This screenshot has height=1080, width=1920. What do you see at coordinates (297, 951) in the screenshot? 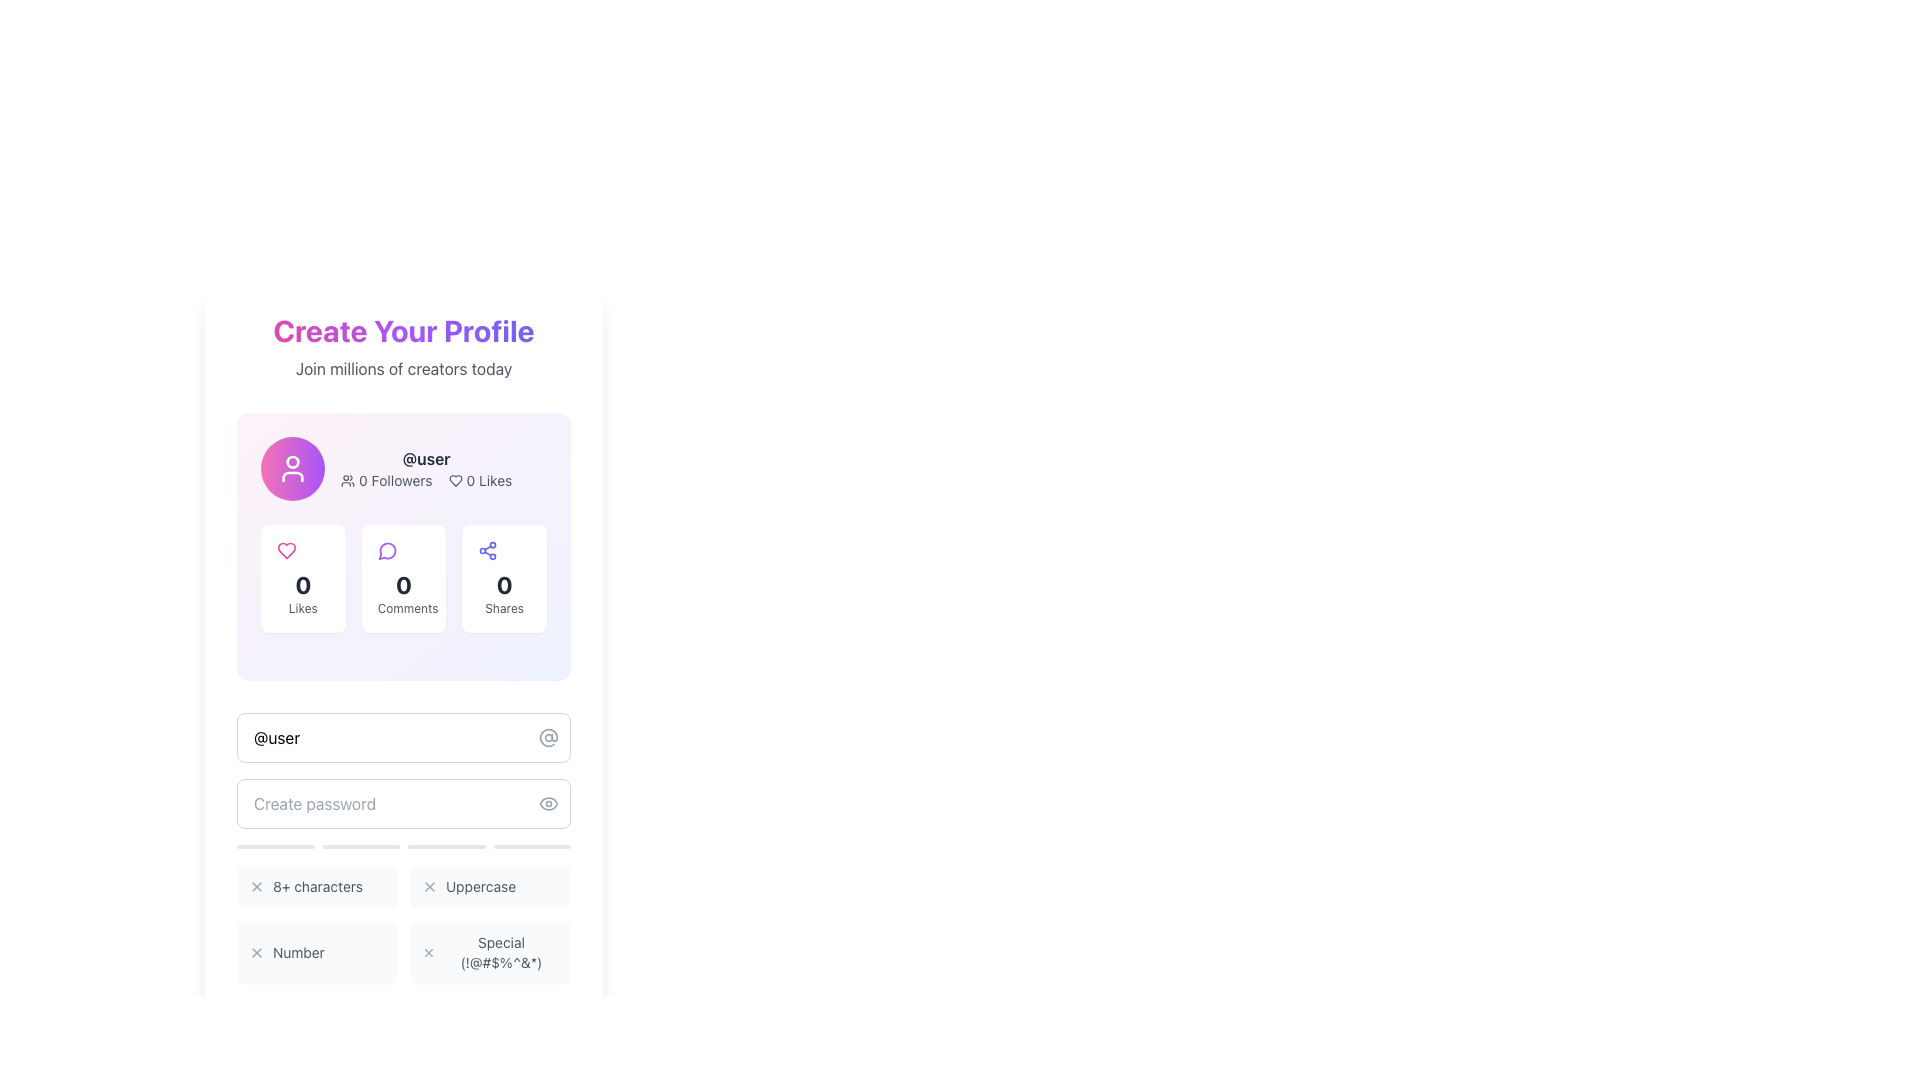
I see `the text label displaying 'Number', which is a small light gray text label located below the password creation section of the profile creation interface` at bounding box center [297, 951].